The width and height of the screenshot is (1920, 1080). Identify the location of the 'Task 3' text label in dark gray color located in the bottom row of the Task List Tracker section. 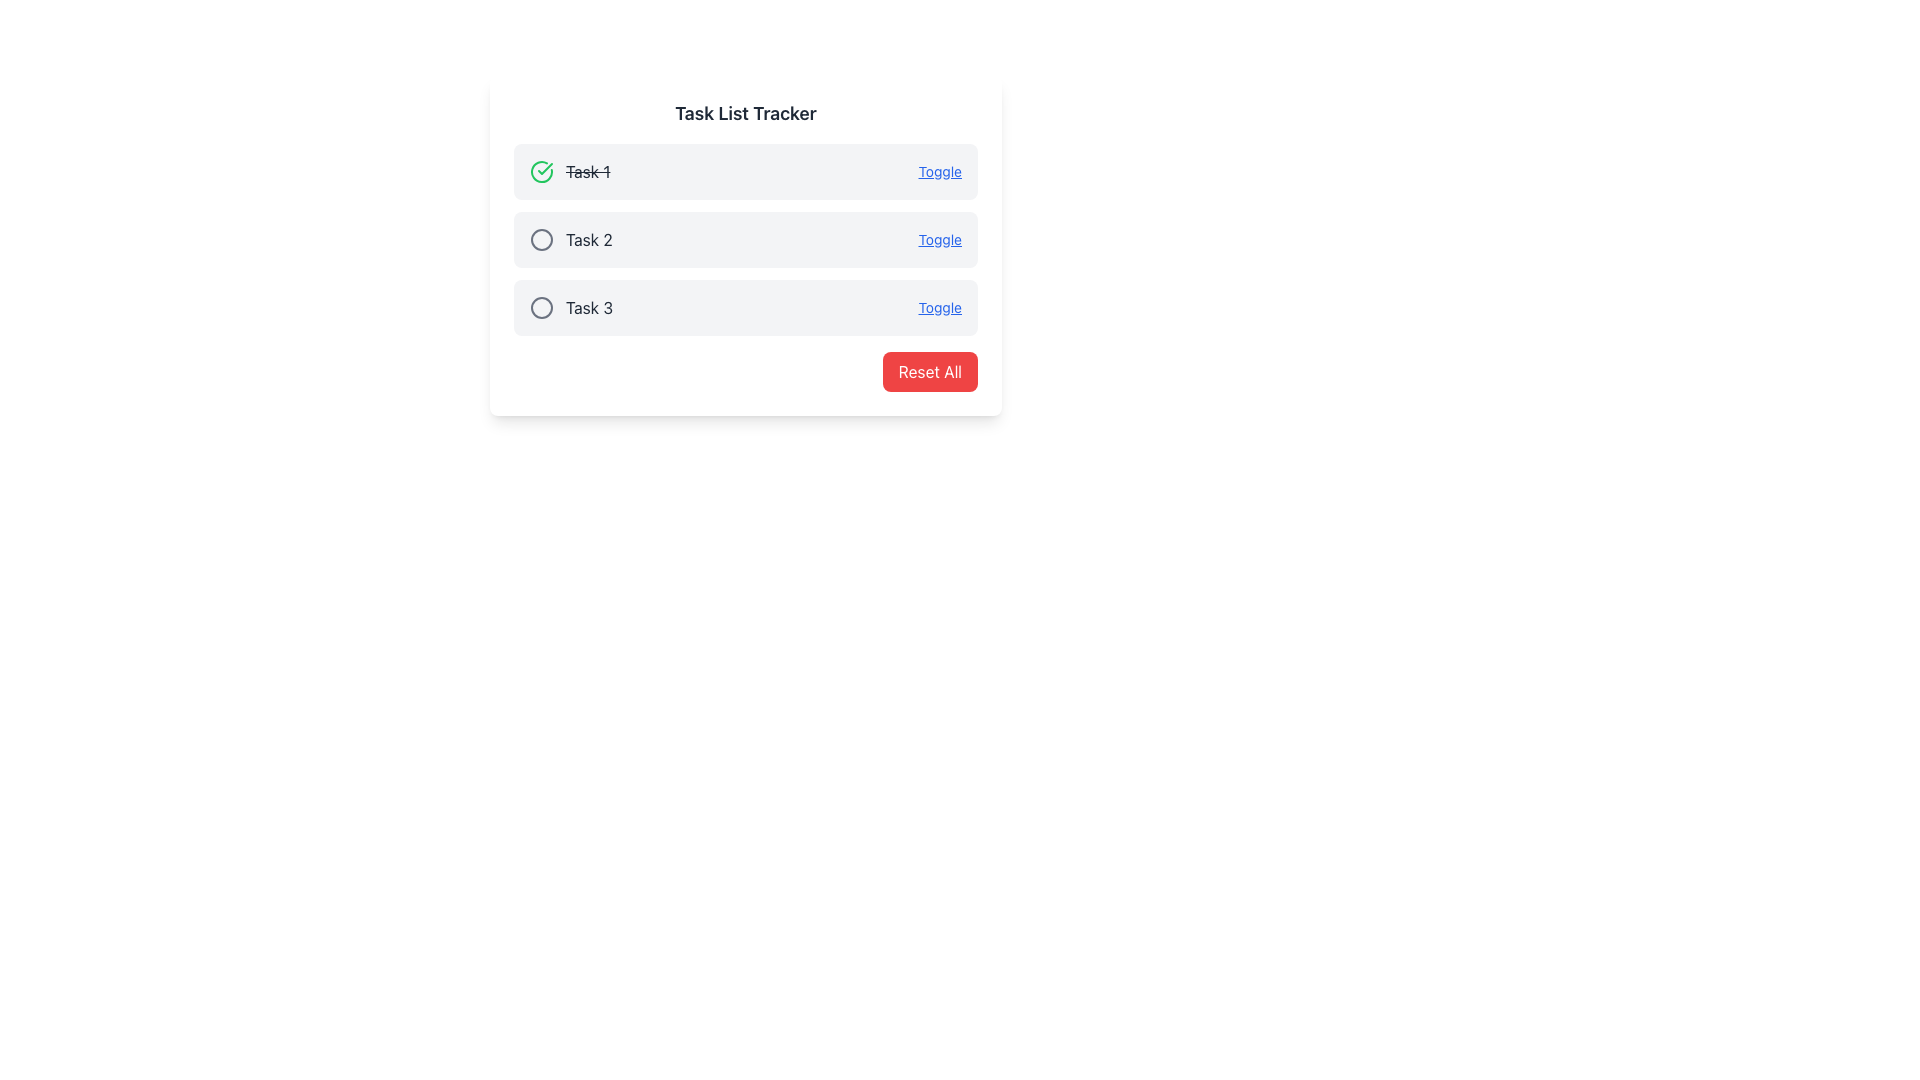
(588, 308).